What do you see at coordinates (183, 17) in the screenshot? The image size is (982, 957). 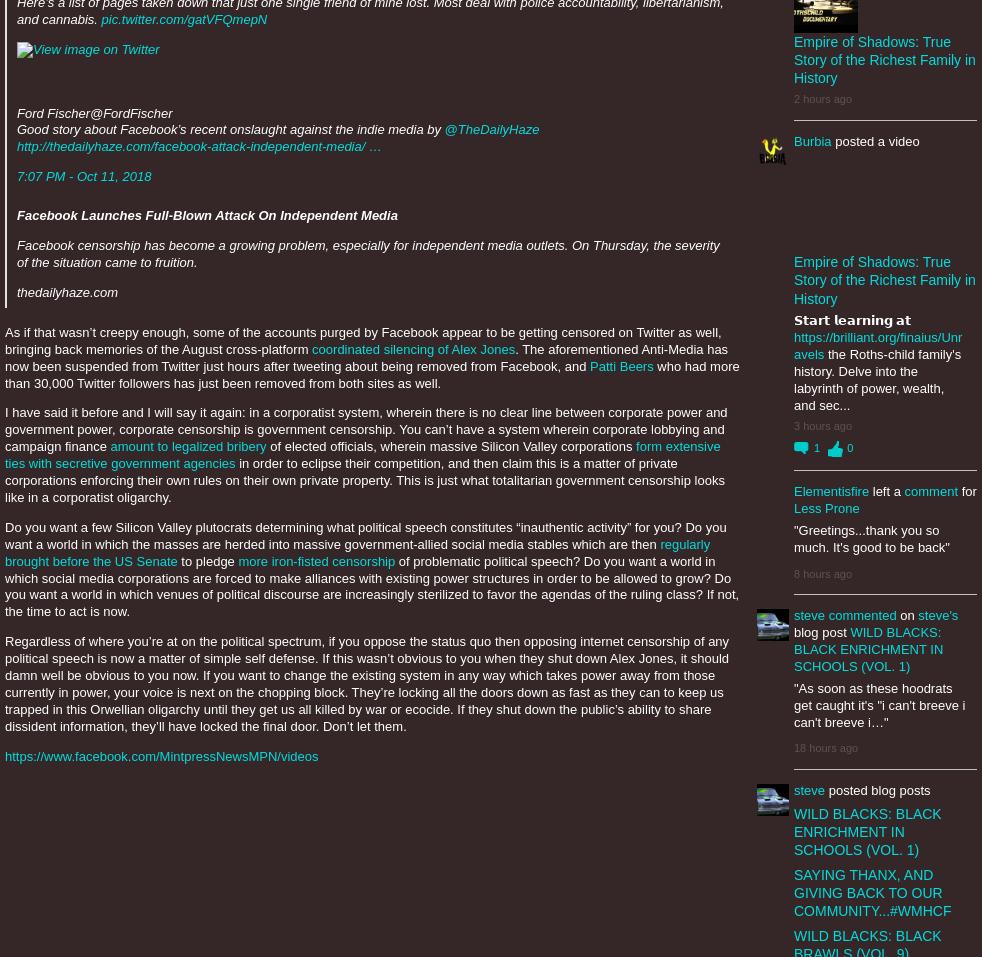 I see `'pic.twitter.com/gatVFQmepN'` at bounding box center [183, 17].